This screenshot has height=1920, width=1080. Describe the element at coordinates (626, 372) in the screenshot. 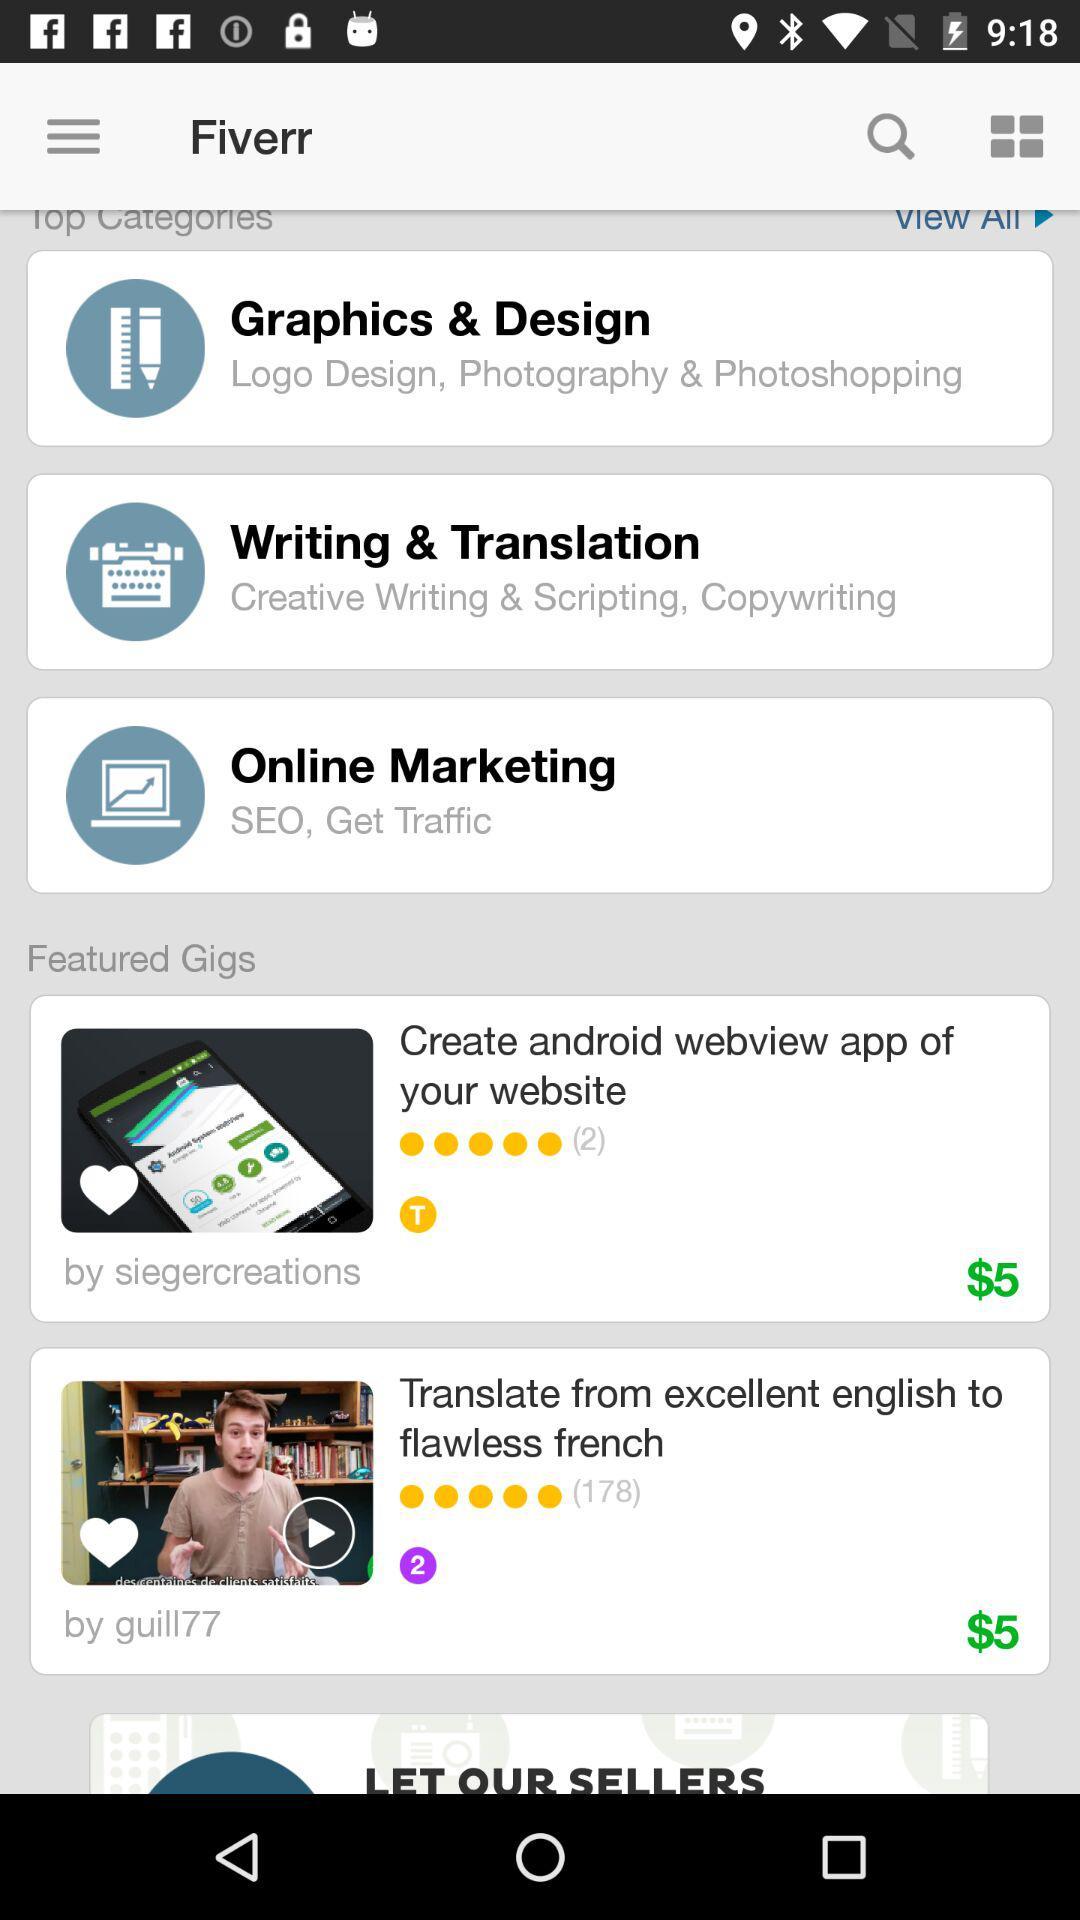

I see `the logo design photography` at that location.